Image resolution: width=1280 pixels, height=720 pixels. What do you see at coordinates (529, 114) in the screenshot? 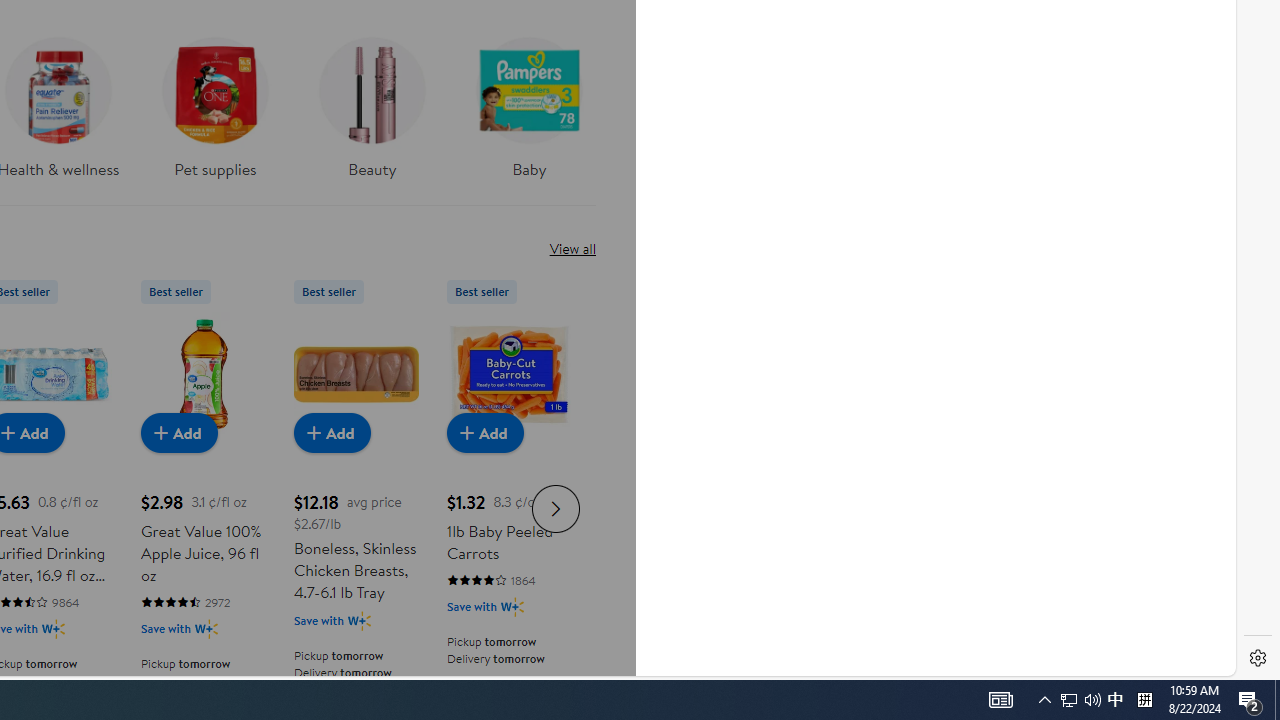
I see `'Baby'` at bounding box center [529, 114].